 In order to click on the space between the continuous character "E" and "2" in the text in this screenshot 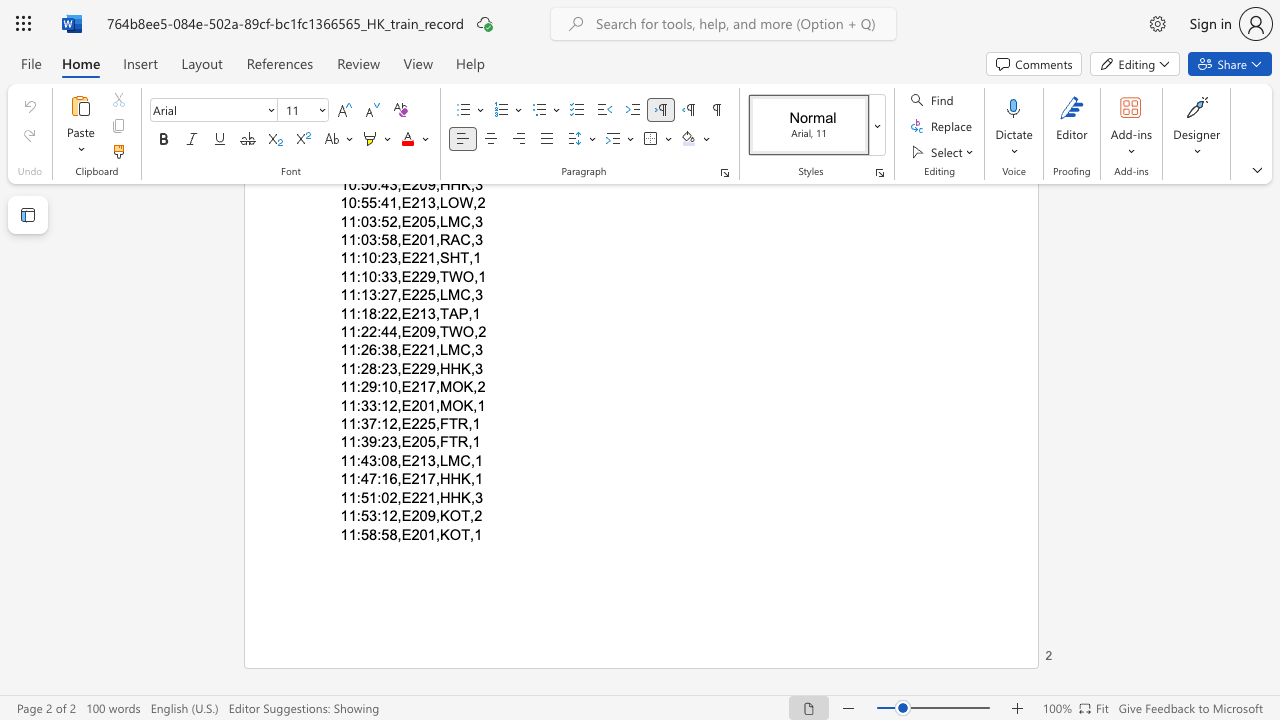, I will do `click(410, 496)`.